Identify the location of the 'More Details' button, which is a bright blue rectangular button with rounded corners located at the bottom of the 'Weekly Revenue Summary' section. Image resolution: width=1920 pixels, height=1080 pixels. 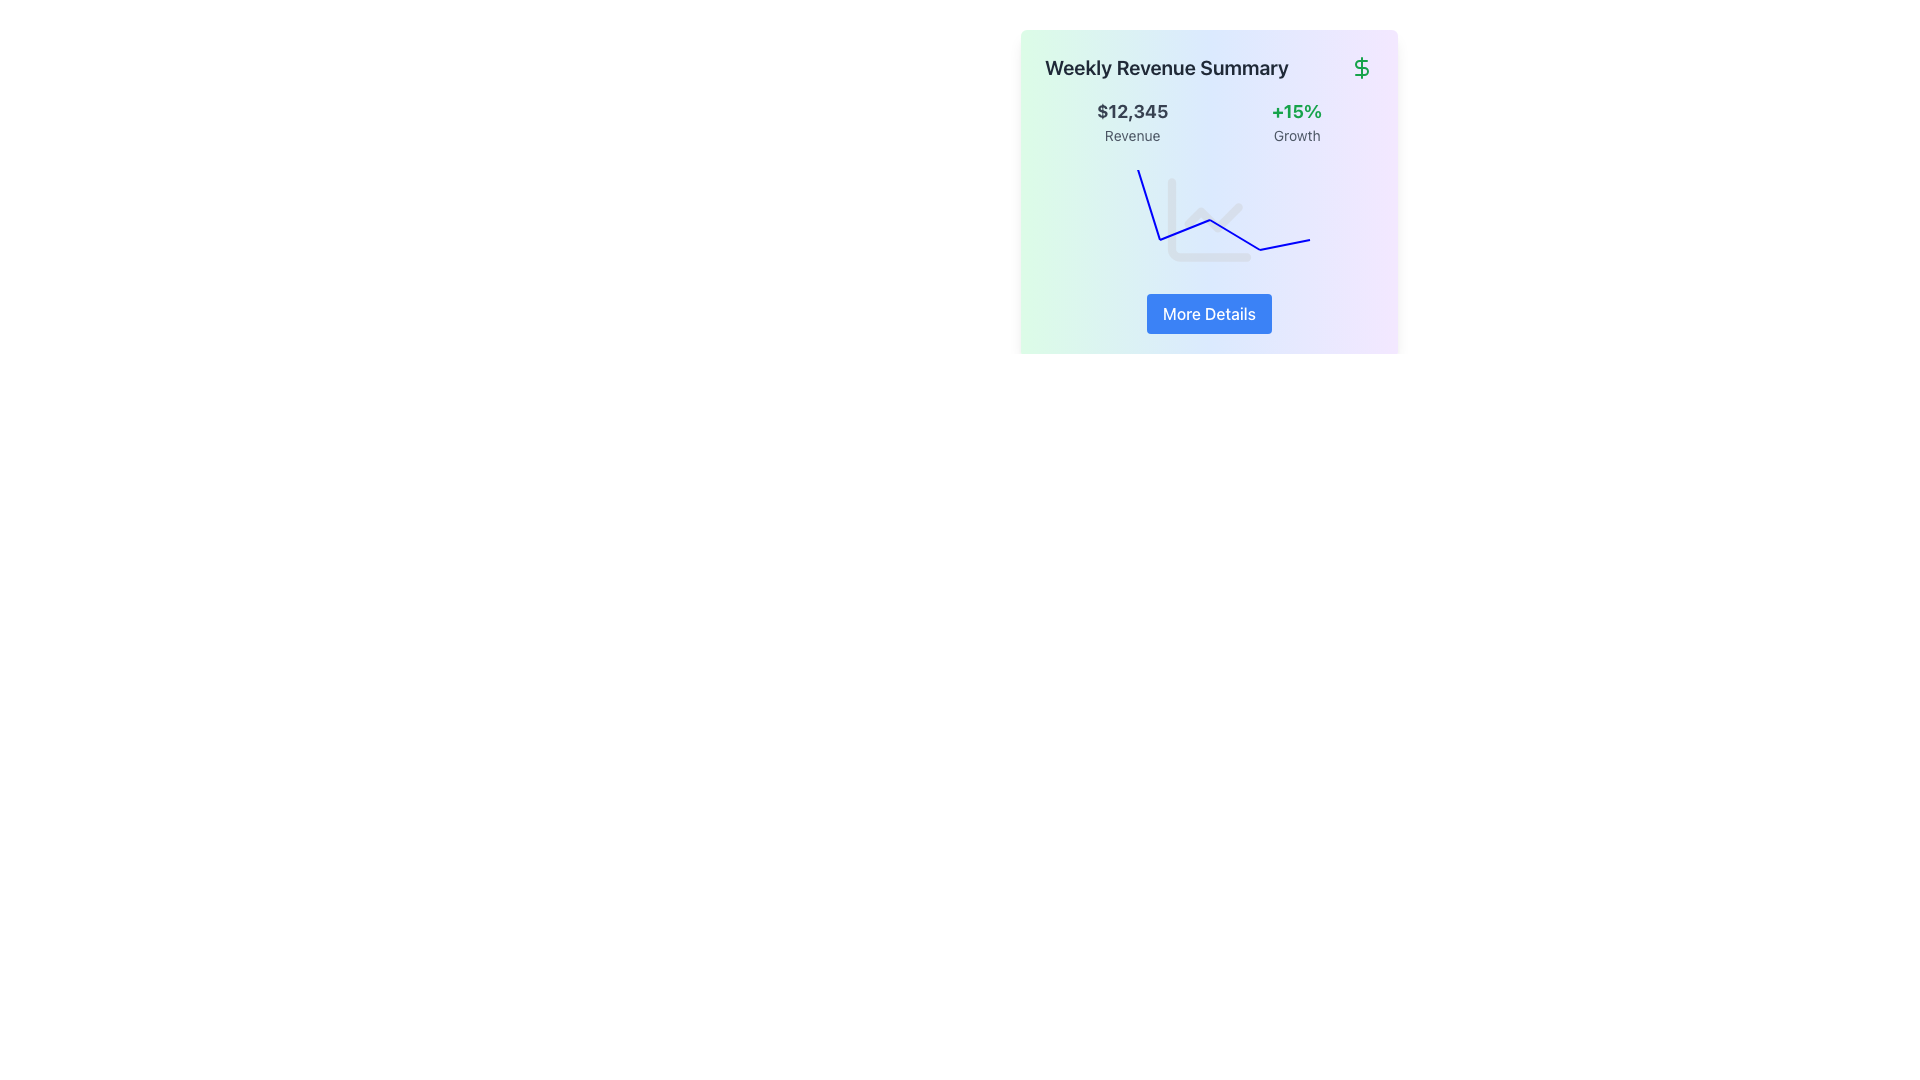
(1208, 313).